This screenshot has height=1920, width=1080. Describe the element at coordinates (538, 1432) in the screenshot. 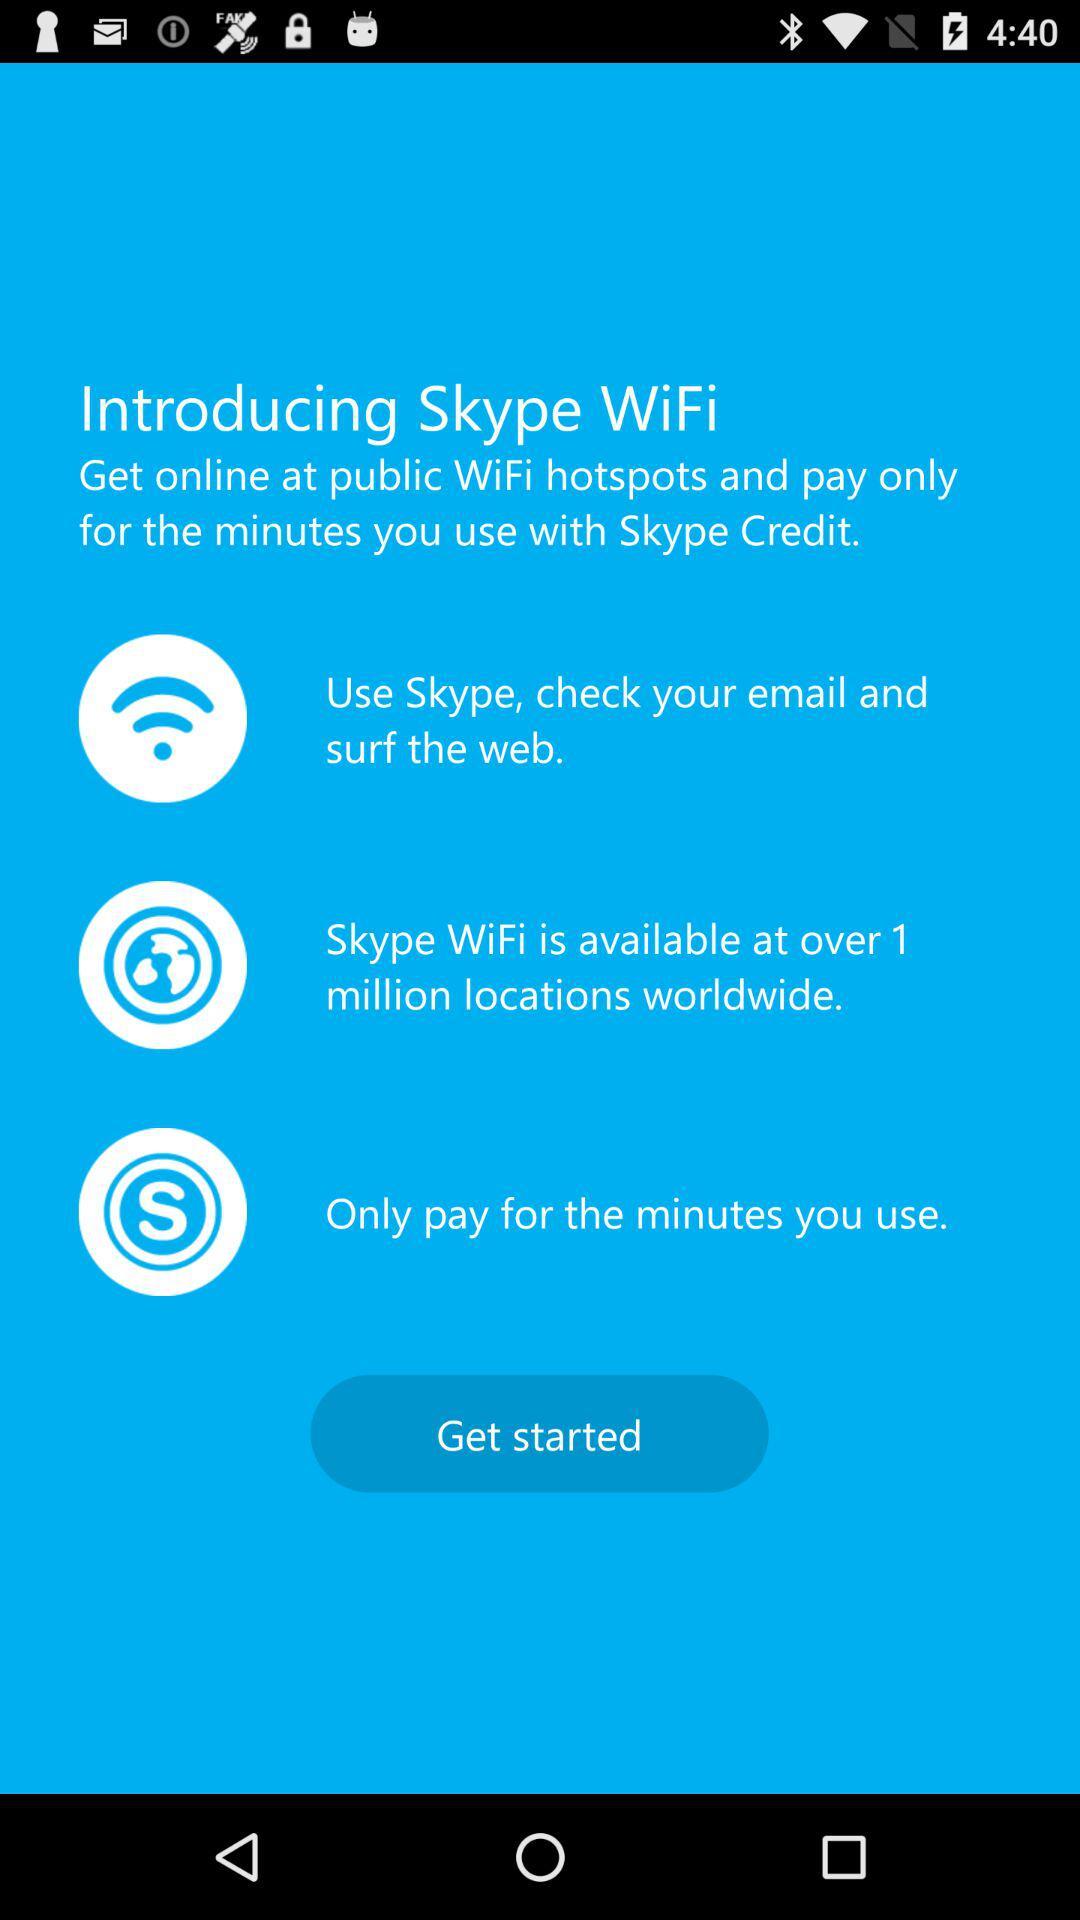

I see `get started icon` at that location.